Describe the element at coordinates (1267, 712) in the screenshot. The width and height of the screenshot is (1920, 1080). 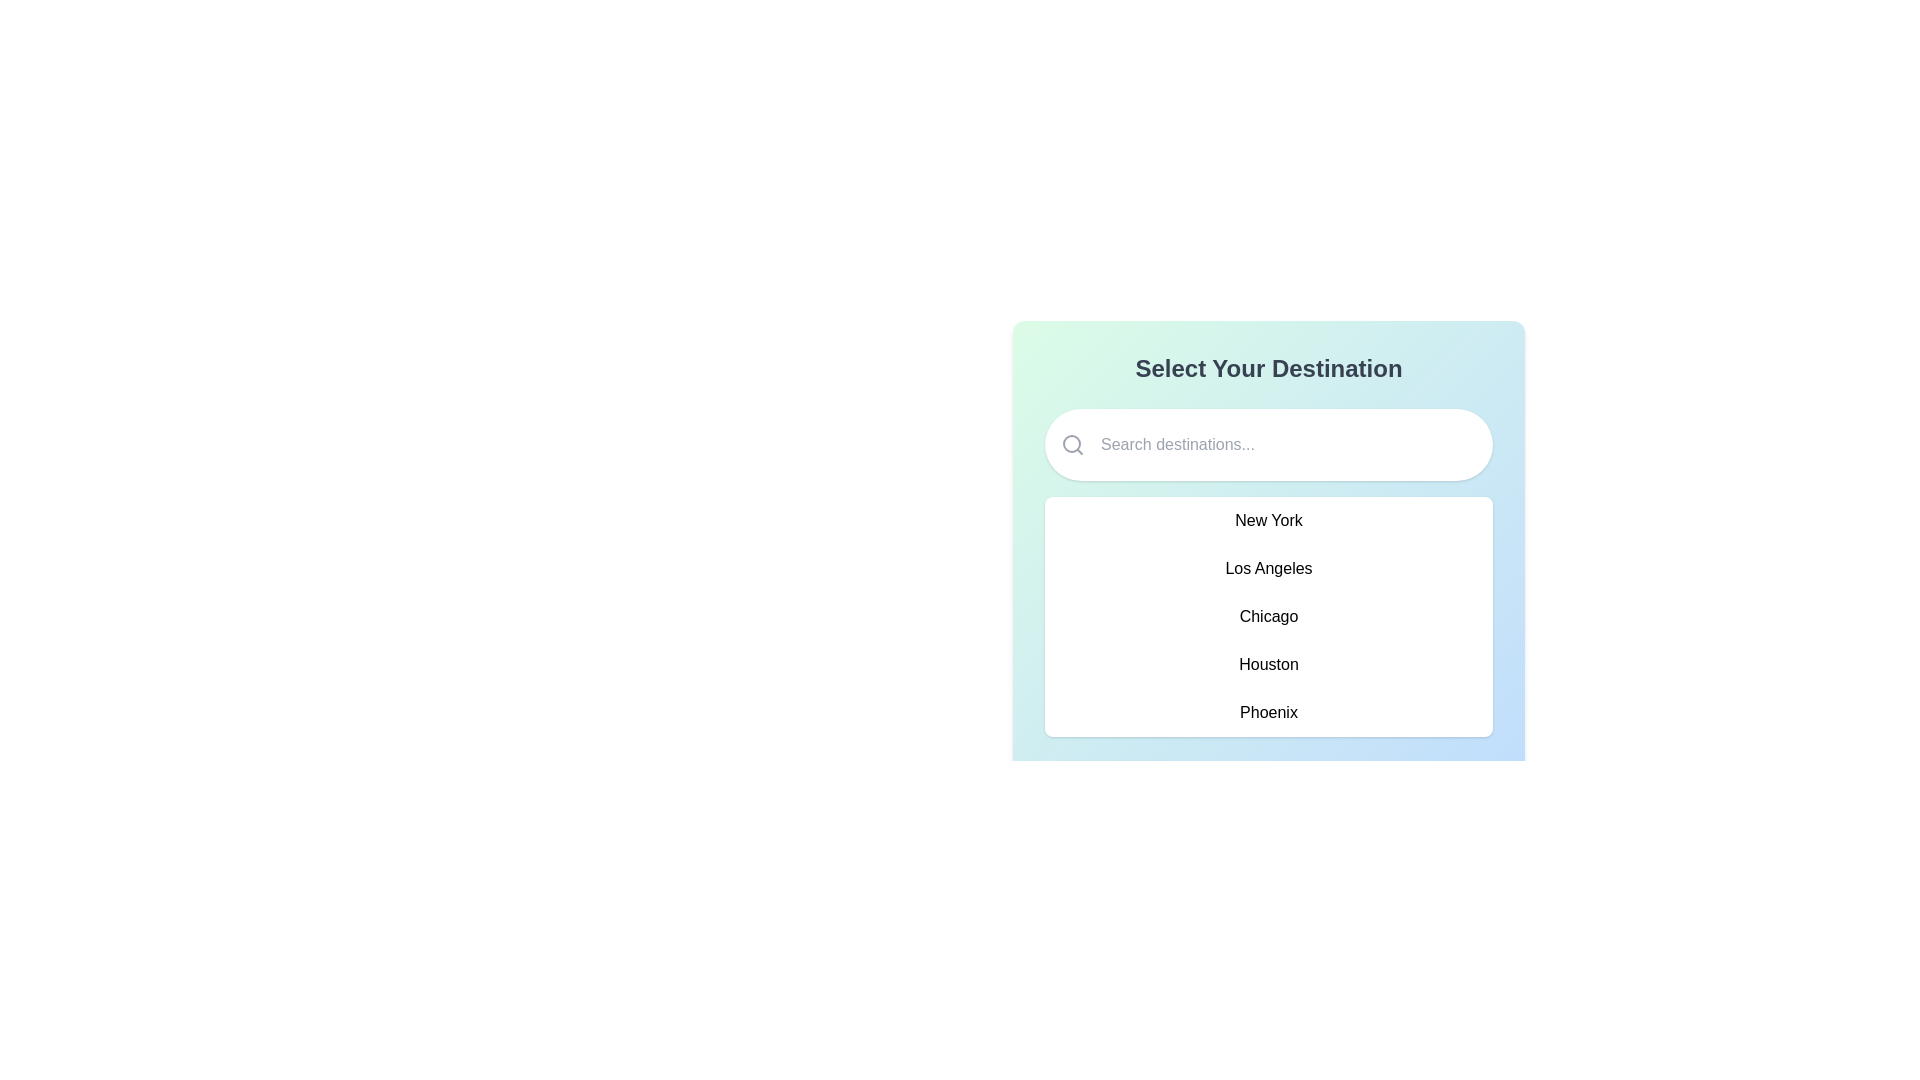
I see `the text label displaying 'Phoenix' at the bottom of the list of cities, which is styled with a hover effect that changes the background color` at that location.